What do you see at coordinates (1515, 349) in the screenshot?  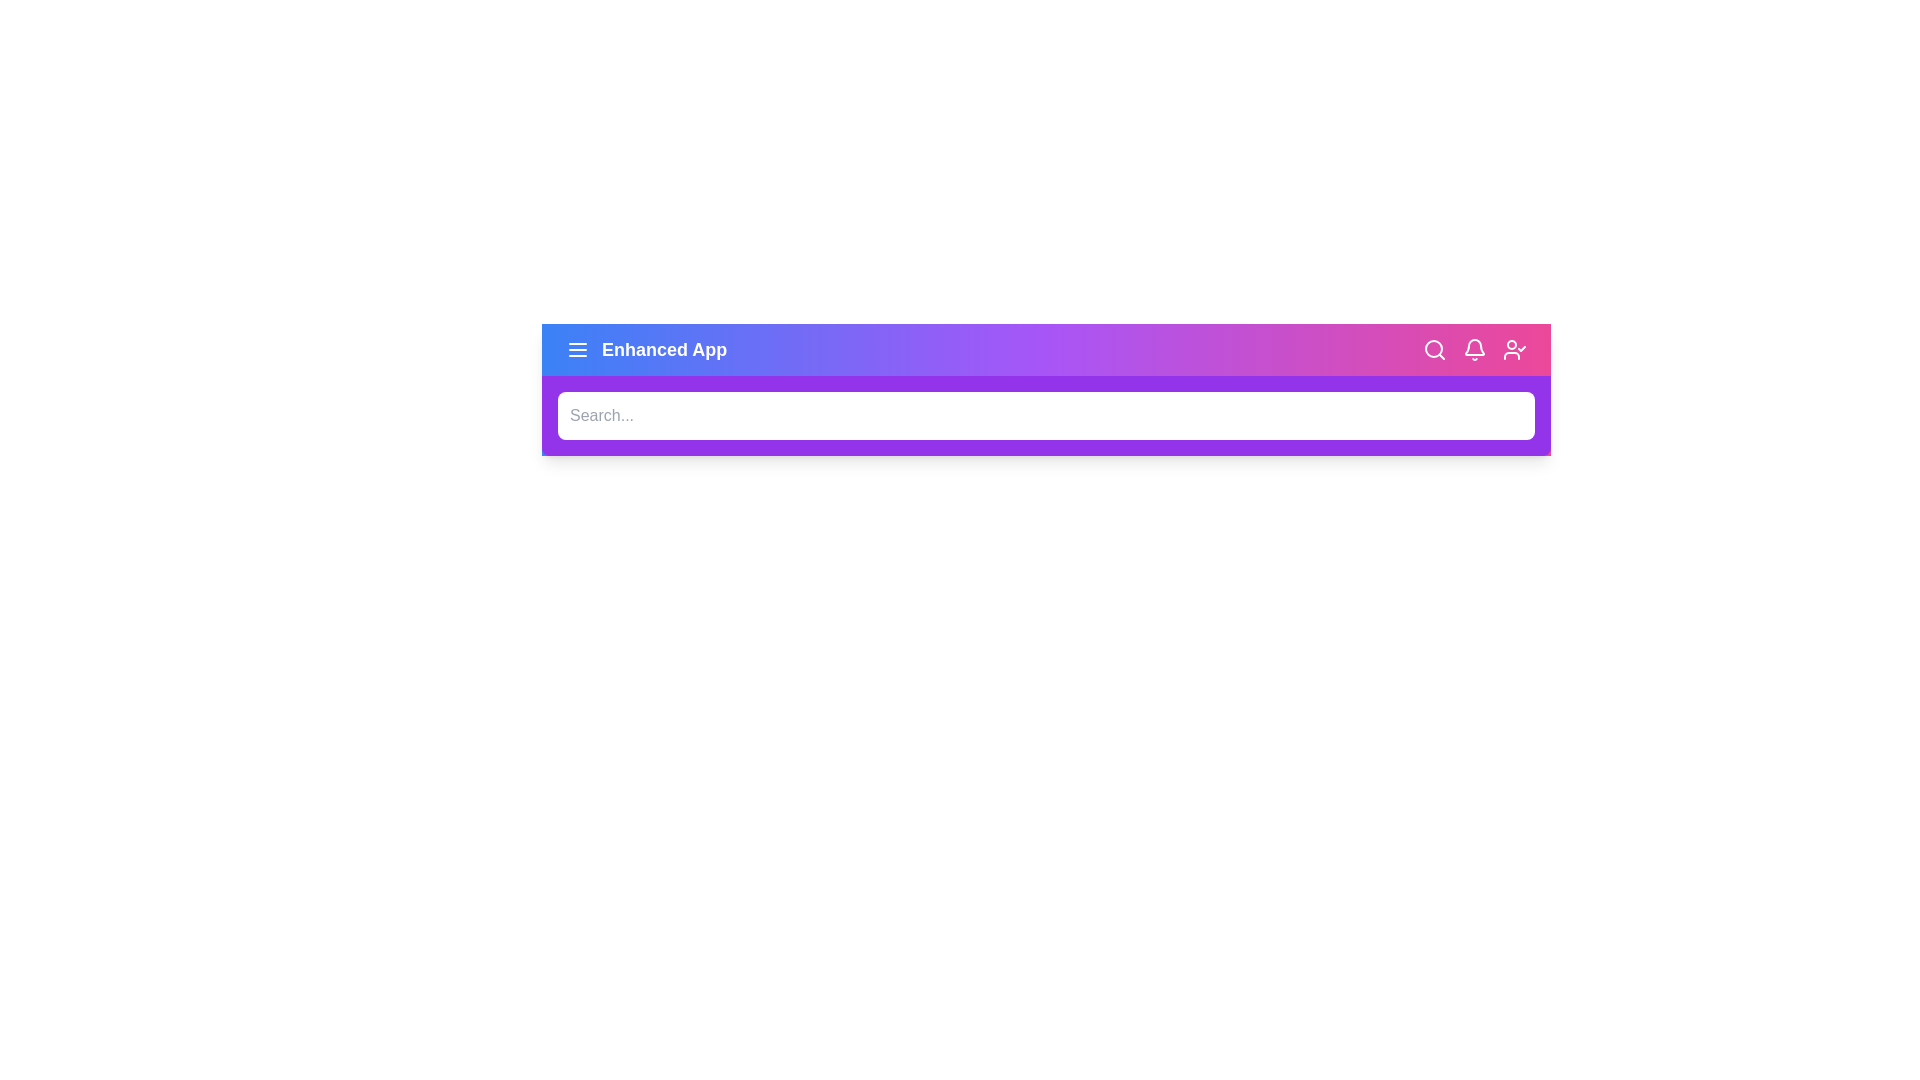 I see `the 'User' icon to open the user settings` at bounding box center [1515, 349].